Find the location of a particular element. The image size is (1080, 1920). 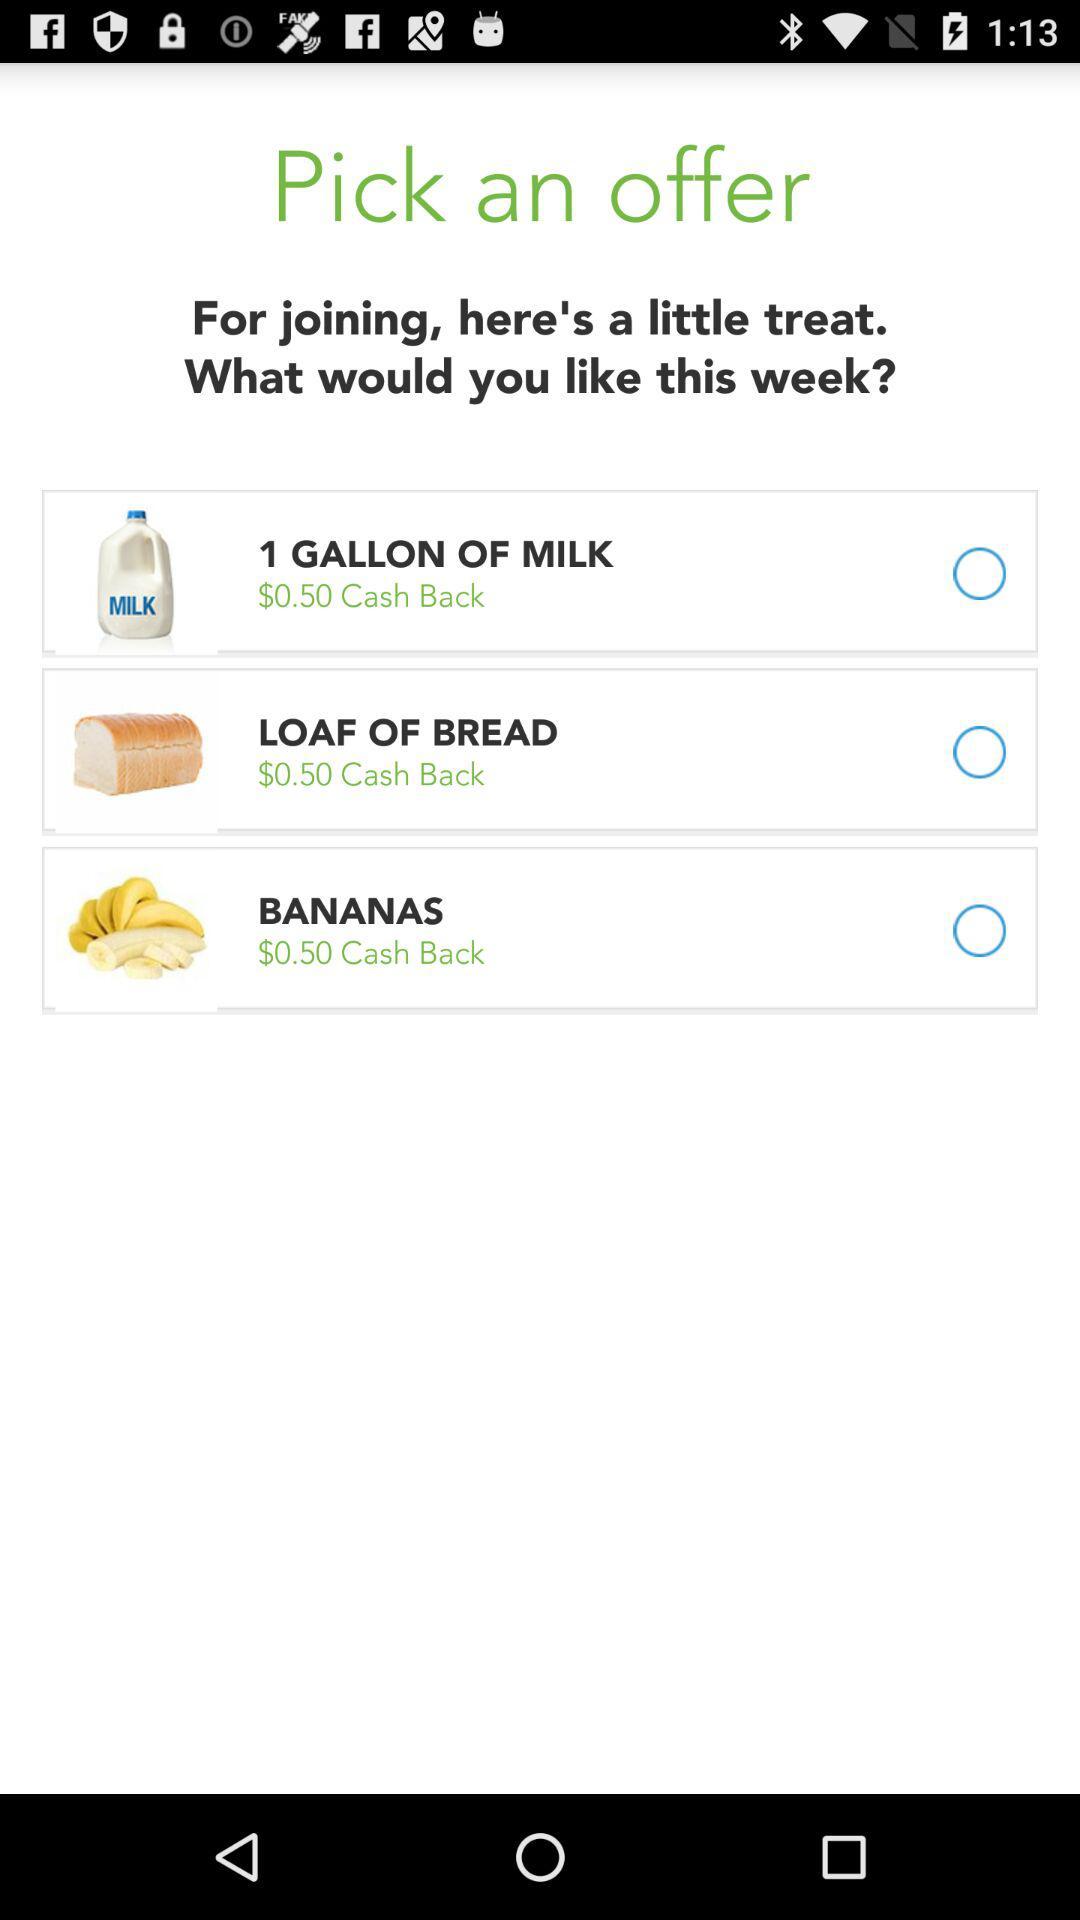

item above 0 50 cash icon is located at coordinates (407, 731).